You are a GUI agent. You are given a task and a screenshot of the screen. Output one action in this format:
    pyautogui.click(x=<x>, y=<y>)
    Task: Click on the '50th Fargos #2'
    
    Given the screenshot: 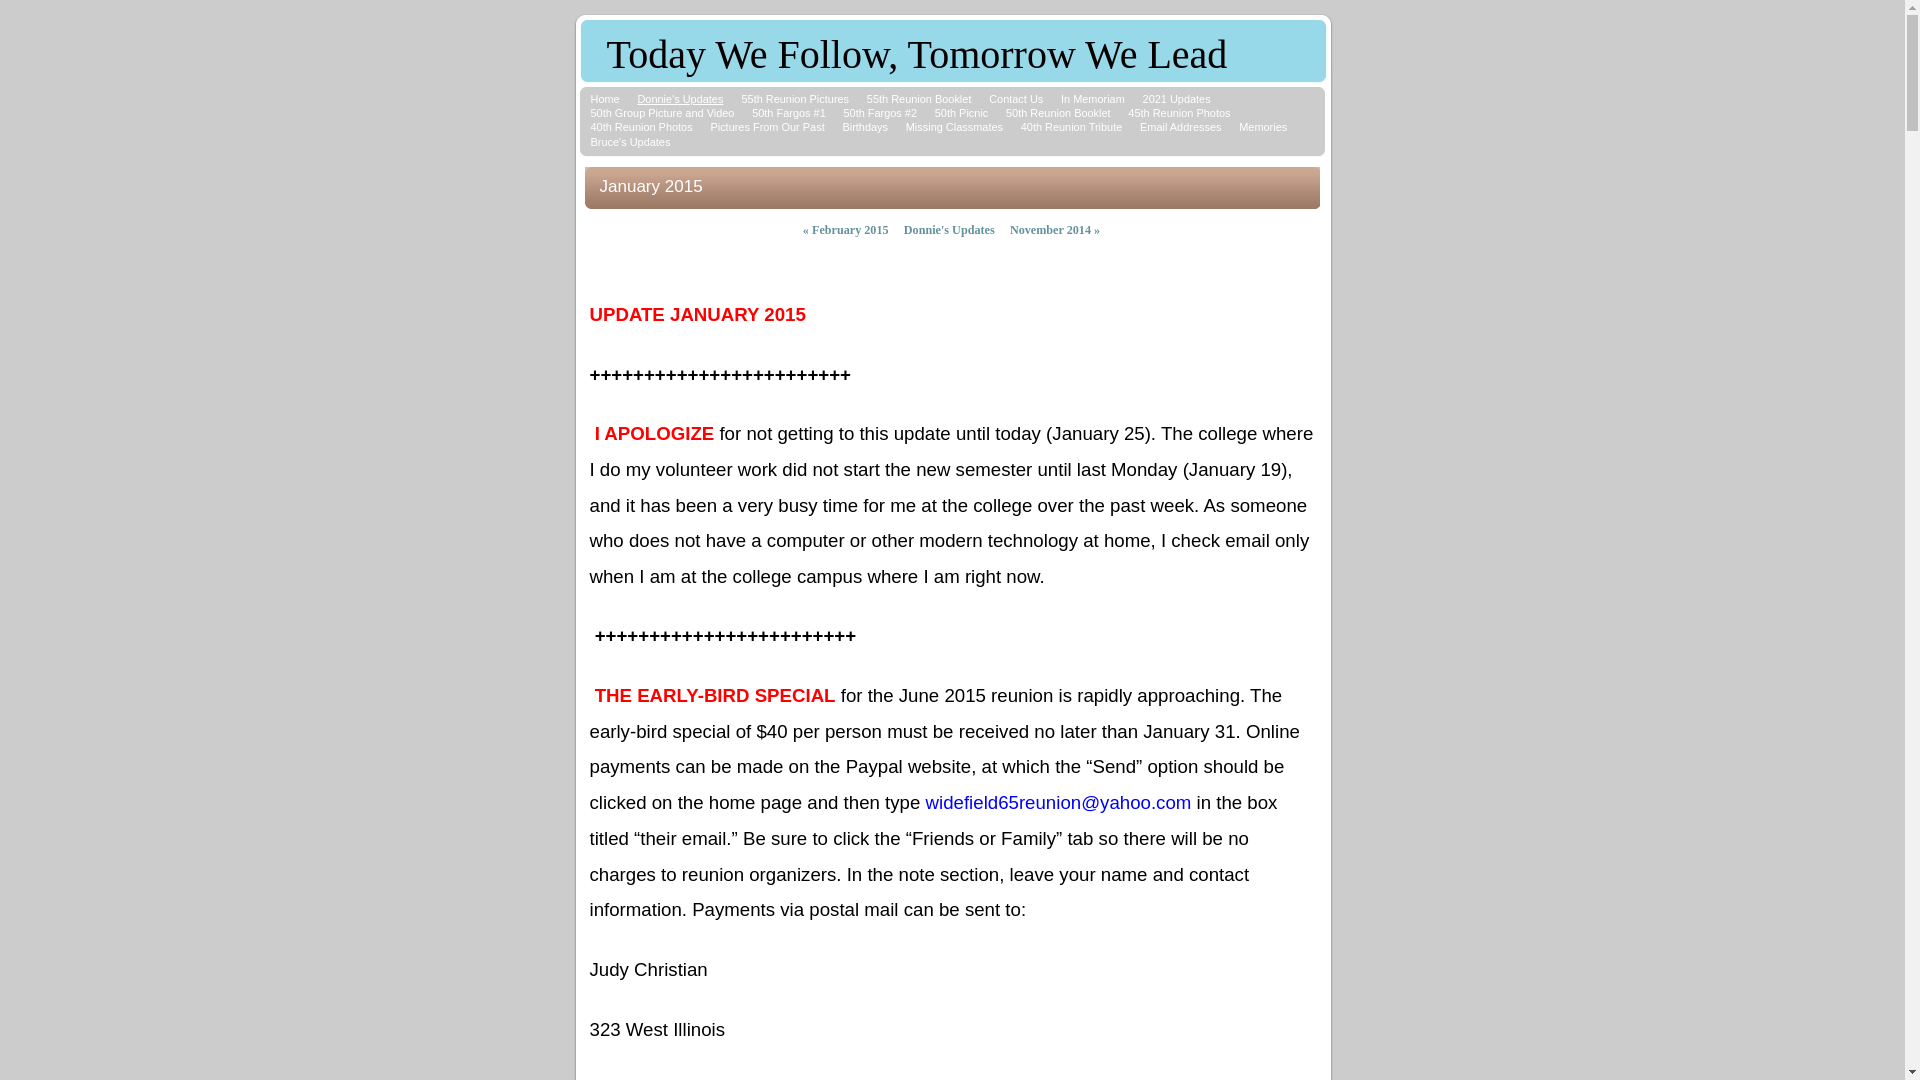 What is the action you would take?
    pyautogui.click(x=879, y=112)
    